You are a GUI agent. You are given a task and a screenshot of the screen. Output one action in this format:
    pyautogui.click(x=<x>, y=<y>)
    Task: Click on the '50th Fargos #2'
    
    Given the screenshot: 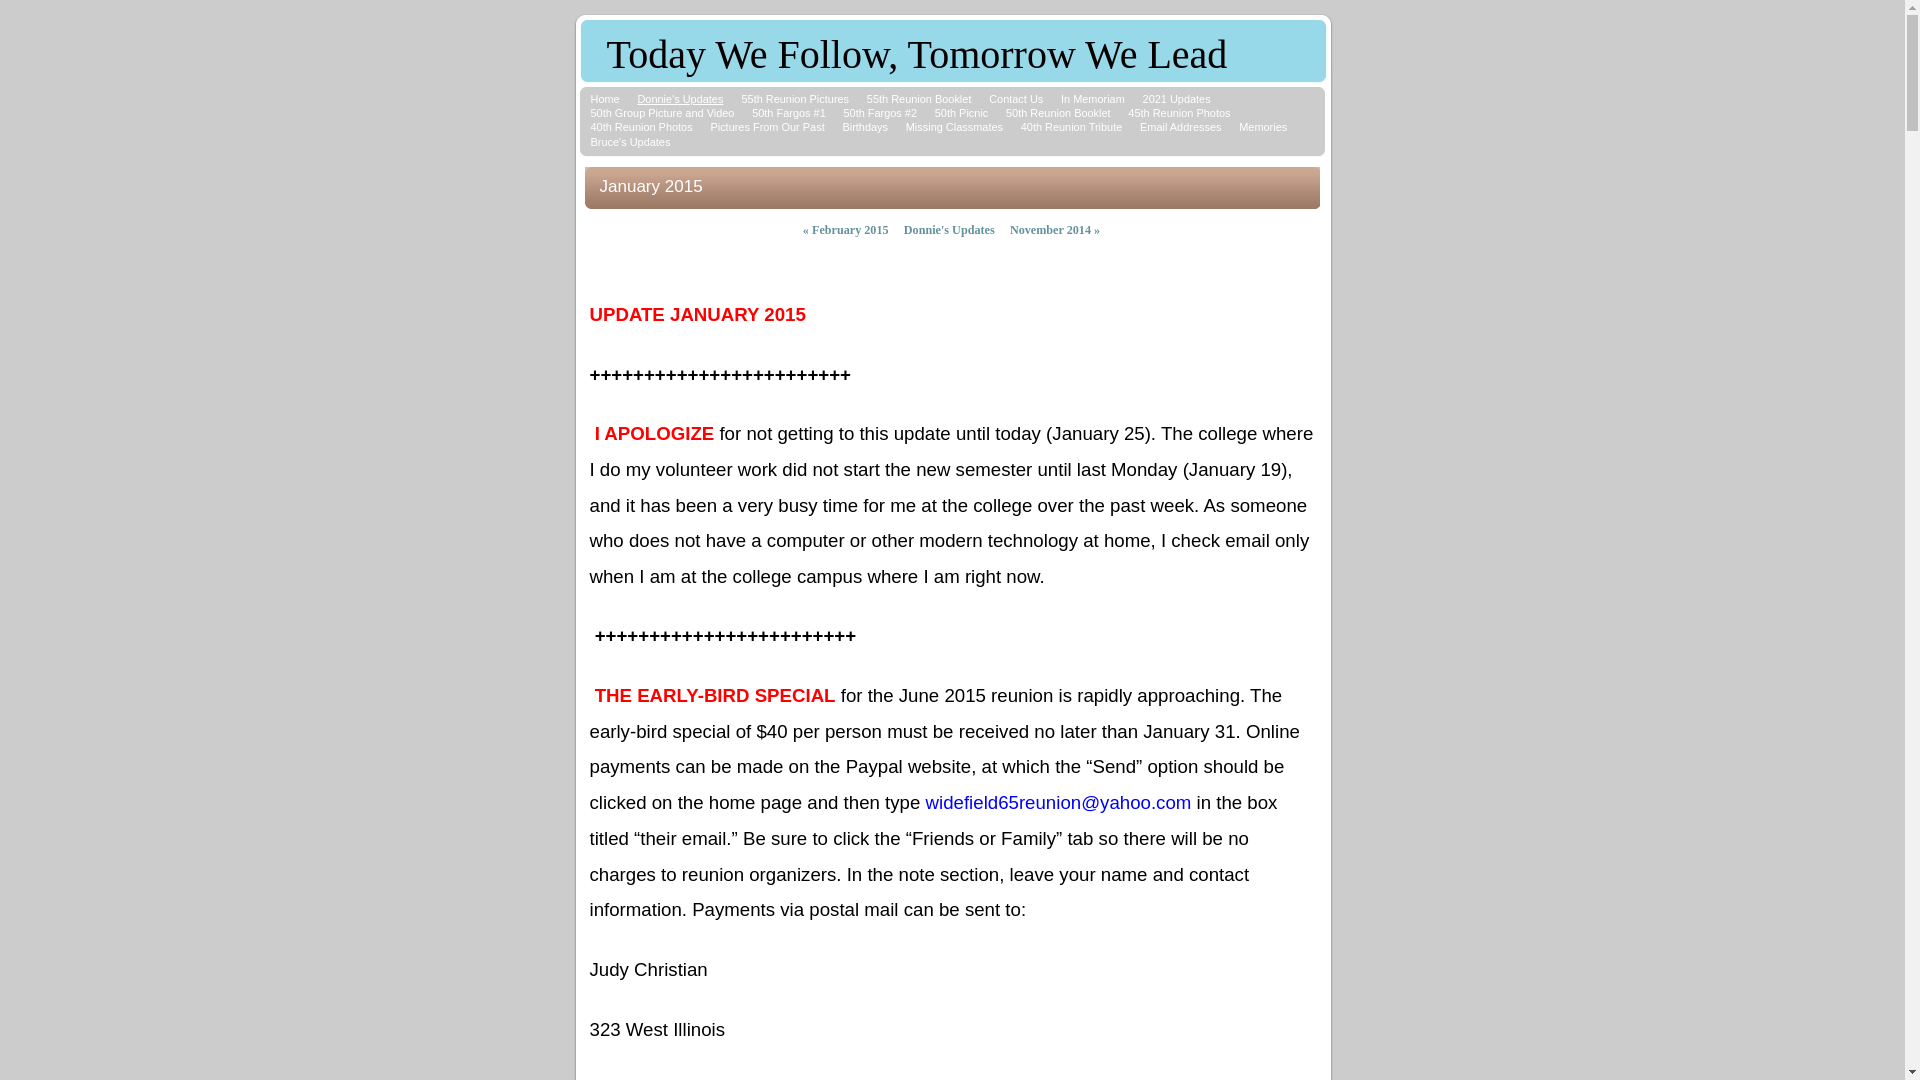 What is the action you would take?
    pyautogui.click(x=879, y=112)
    